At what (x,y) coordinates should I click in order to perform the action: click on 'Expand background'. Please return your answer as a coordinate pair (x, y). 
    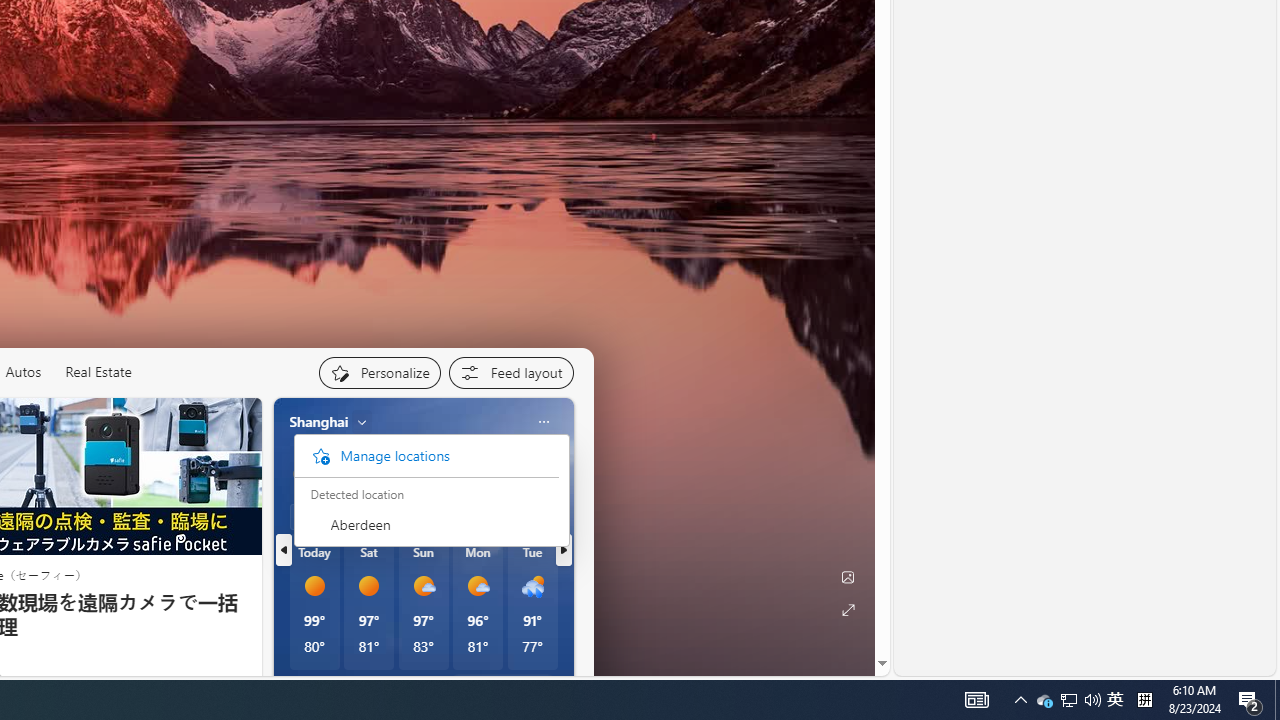
    Looking at the image, I should click on (848, 609).